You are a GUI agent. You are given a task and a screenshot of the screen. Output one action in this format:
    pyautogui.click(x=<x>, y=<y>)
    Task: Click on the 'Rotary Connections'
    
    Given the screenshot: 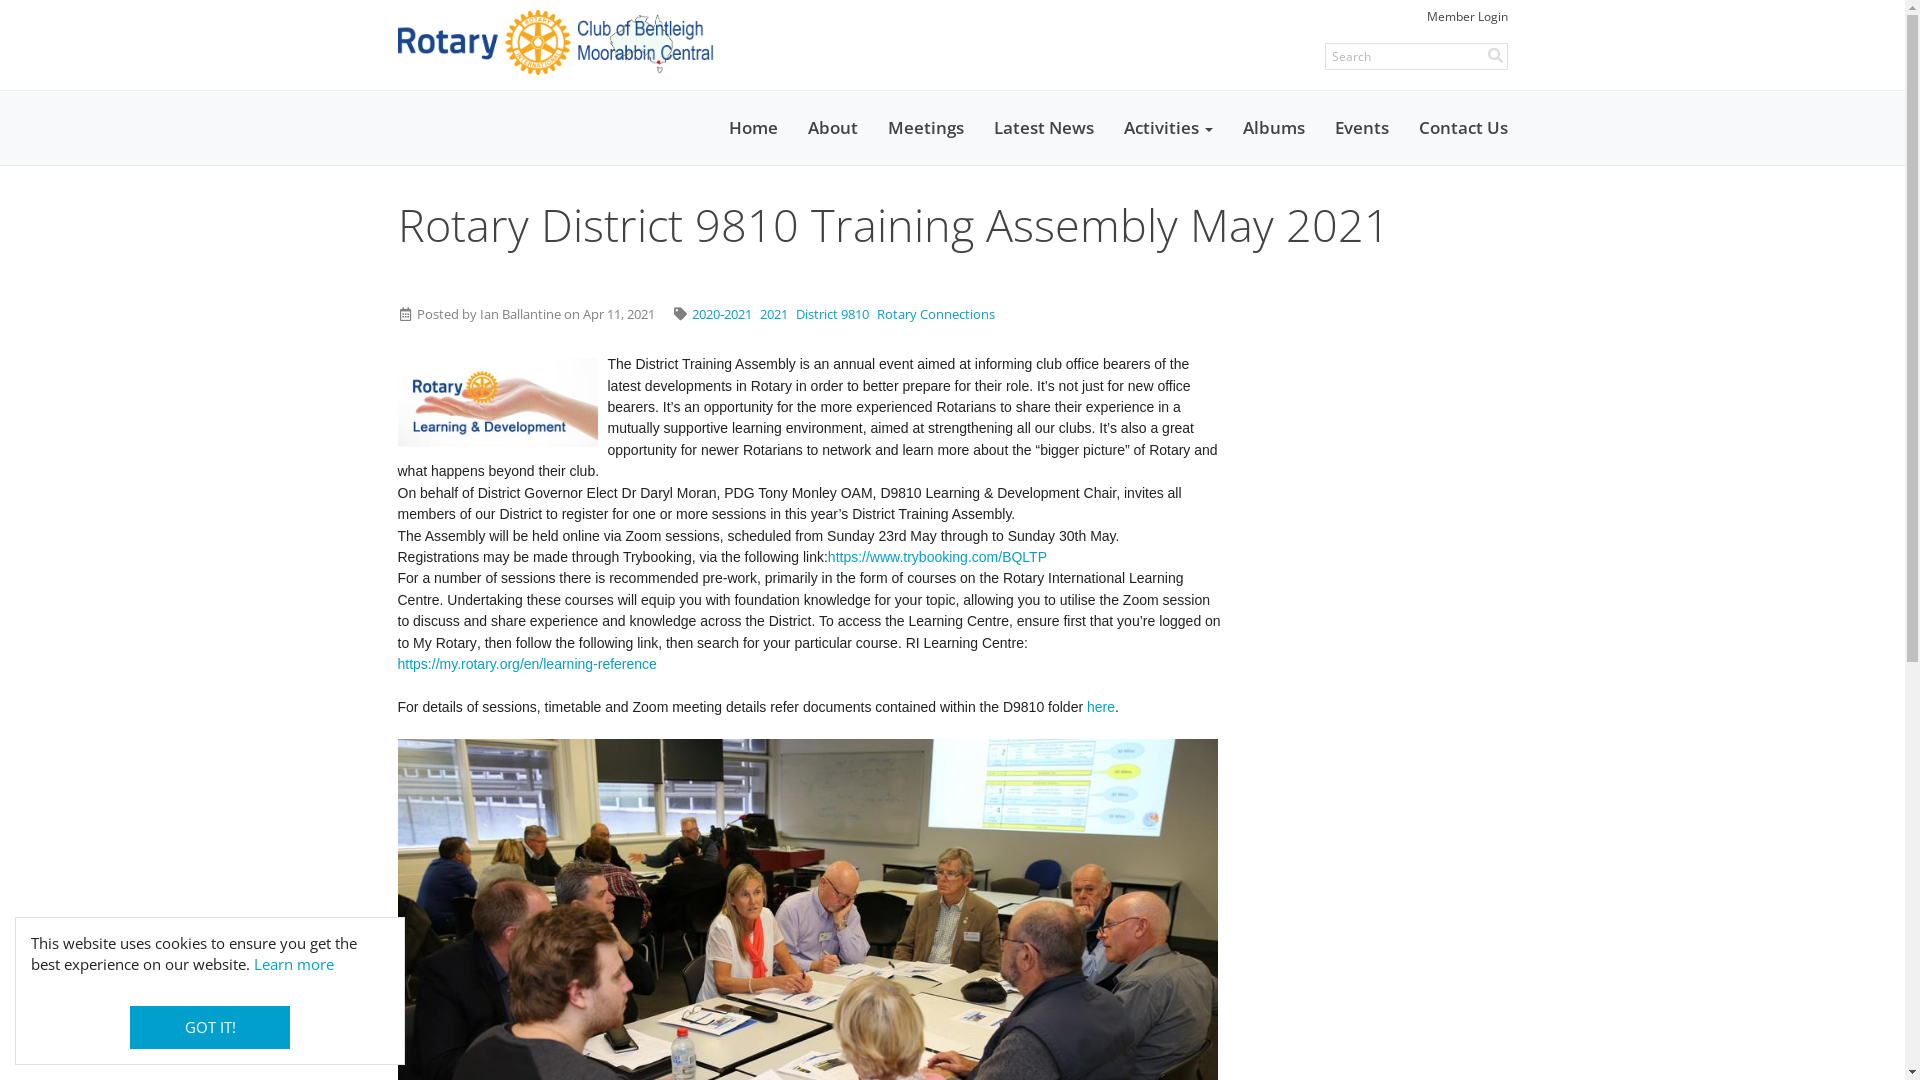 What is the action you would take?
    pyautogui.click(x=877, y=313)
    